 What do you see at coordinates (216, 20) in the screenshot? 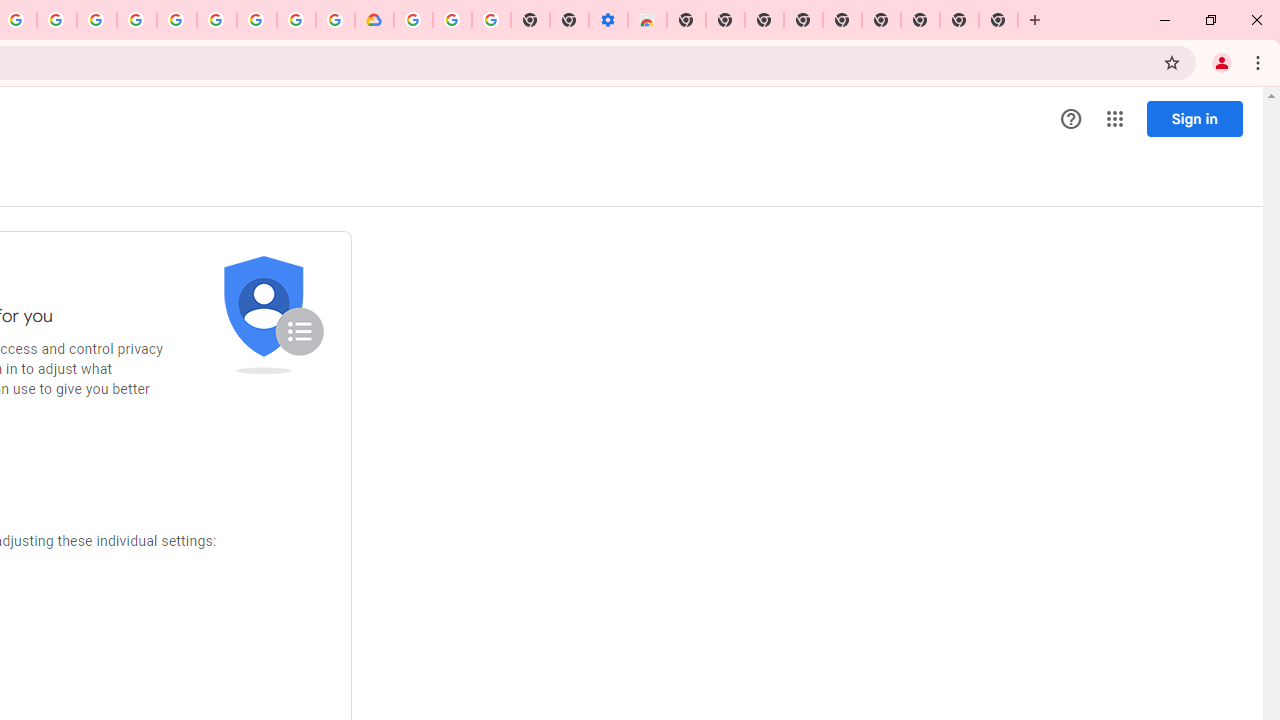
I see `'Google Account Help'` at bounding box center [216, 20].